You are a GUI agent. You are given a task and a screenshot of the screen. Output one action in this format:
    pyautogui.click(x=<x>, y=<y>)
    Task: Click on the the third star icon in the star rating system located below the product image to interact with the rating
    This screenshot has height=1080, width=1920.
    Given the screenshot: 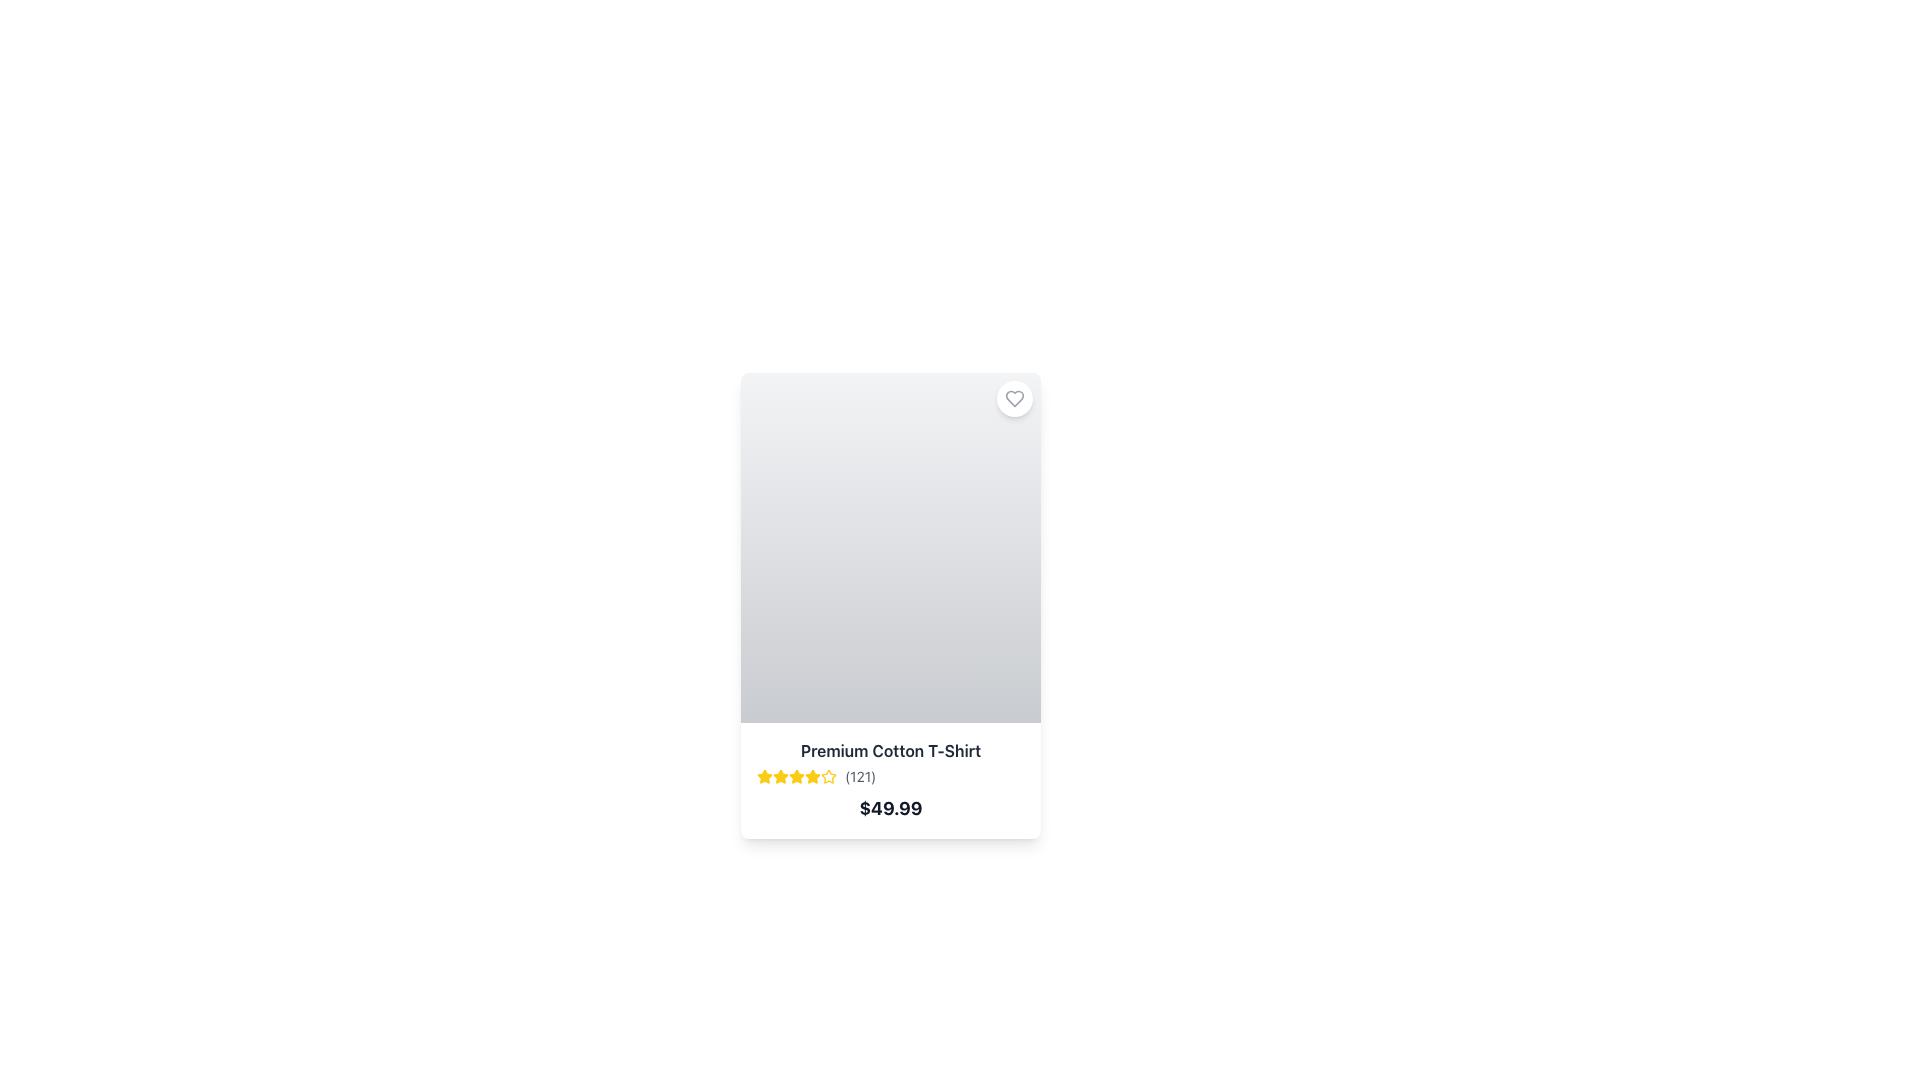 What is the action you would take?
    pyautogui.click(x=829, y=775)
    